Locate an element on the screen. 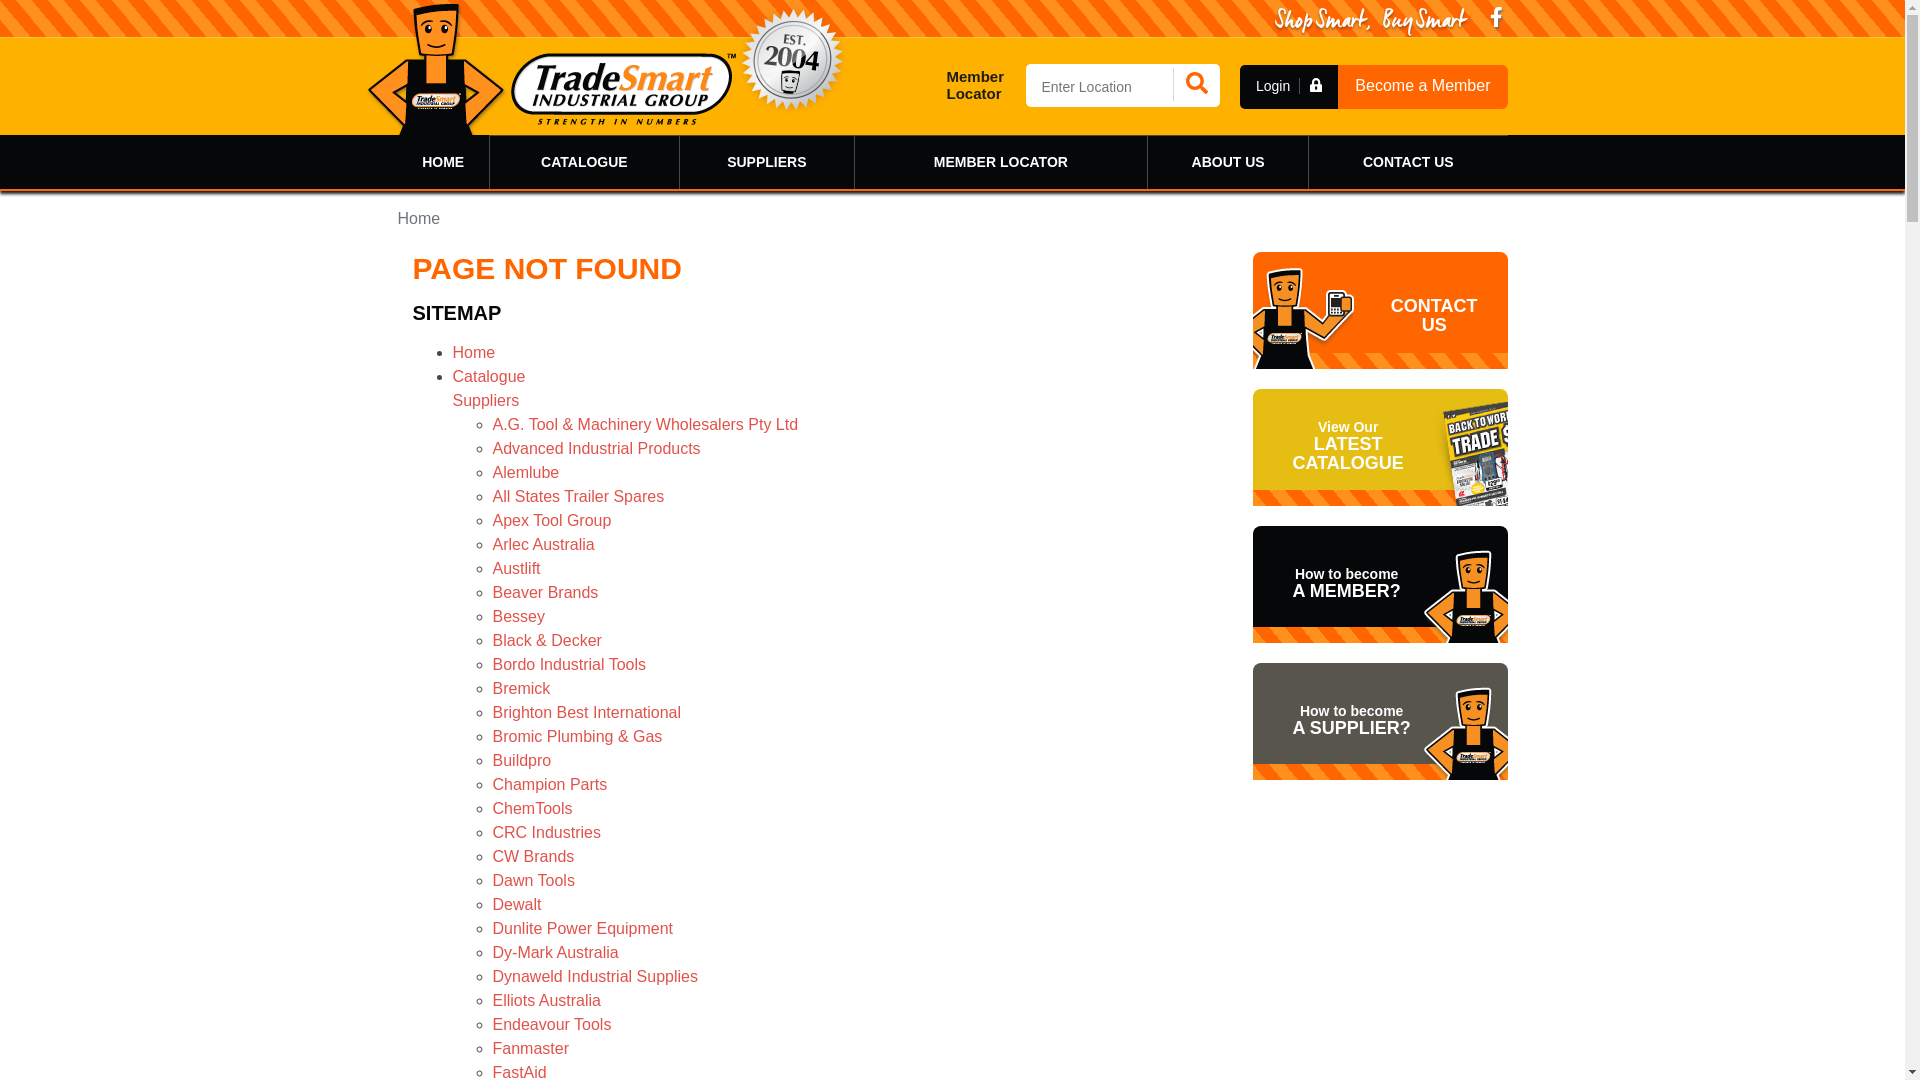 The image size is (1920, 1080). 'CW Brands' is located at coordinates (532, 855).